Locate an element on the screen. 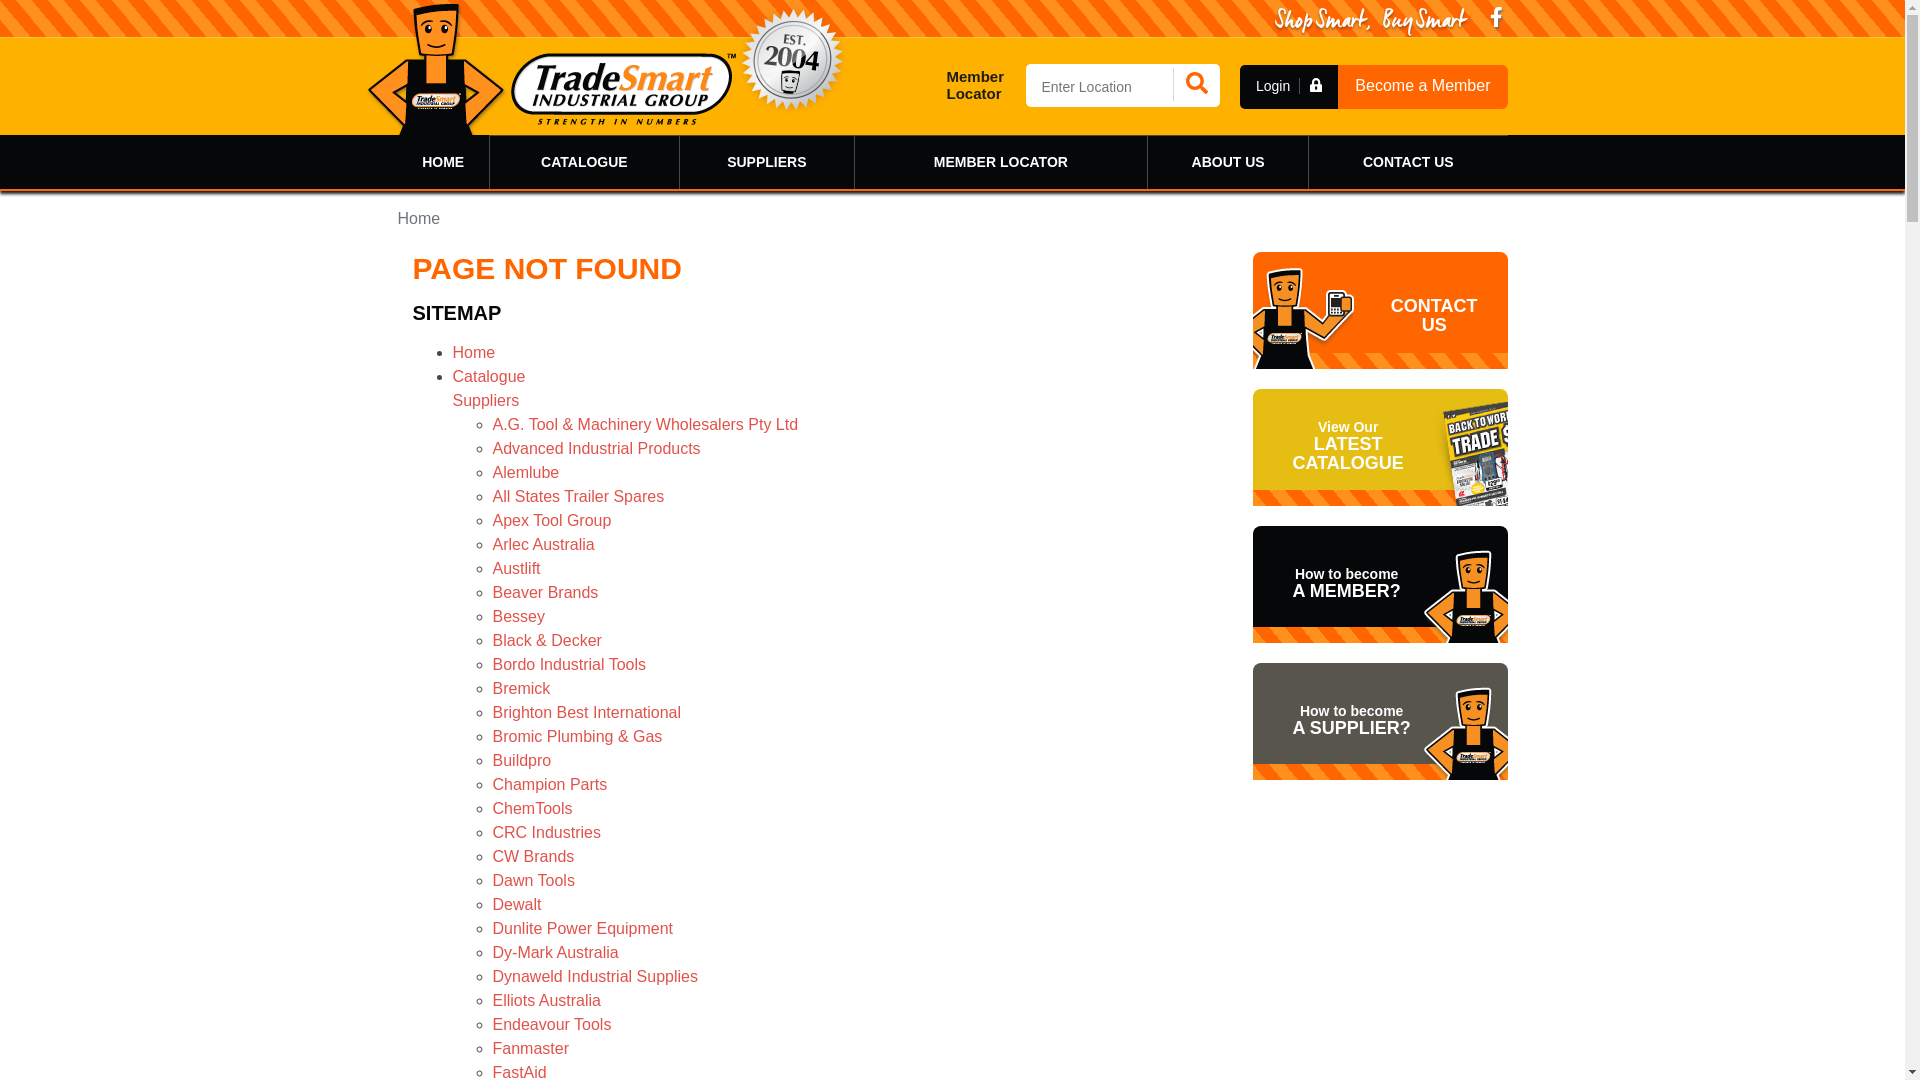 The image size is (1920, 1080). 'CW Brands' is located at coordinates (532, 855).